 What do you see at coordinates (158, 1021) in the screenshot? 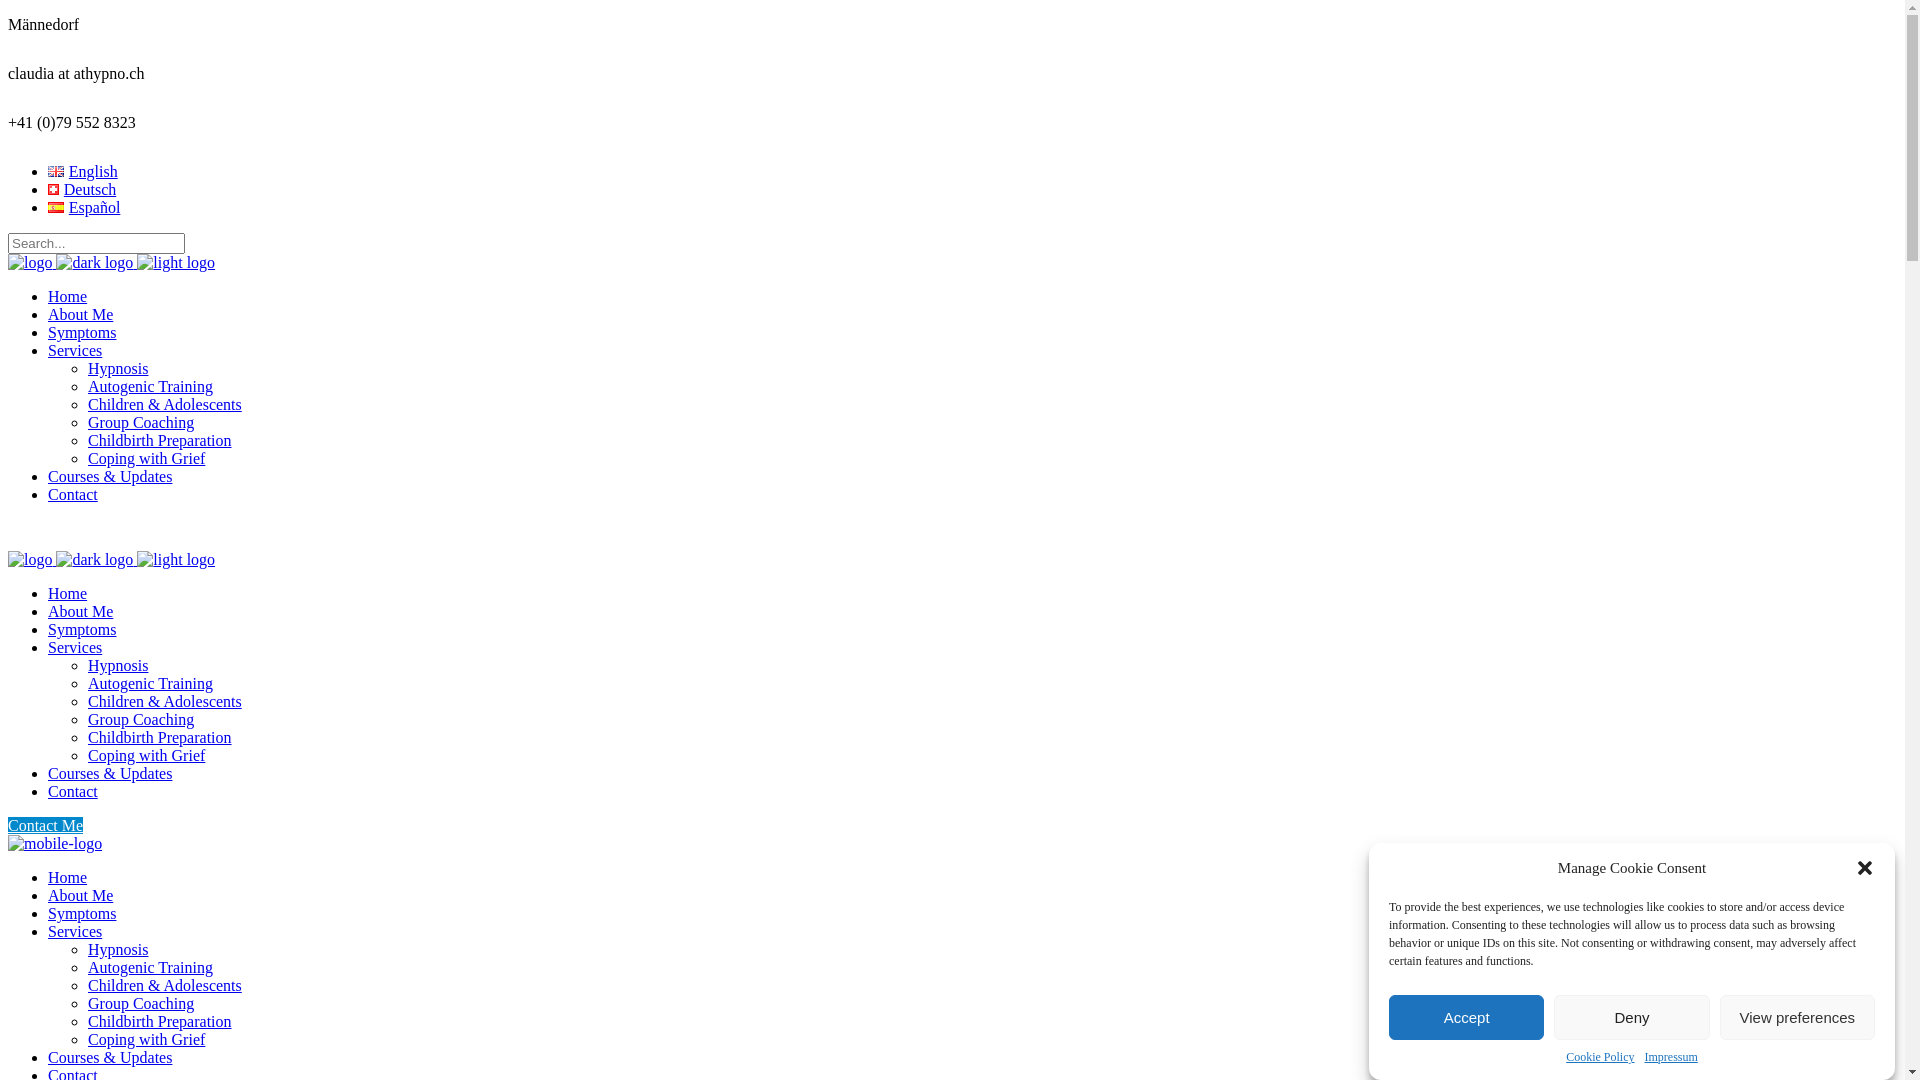
I see `'Childbirth Preparation'` at bounding box center [158, 1021].